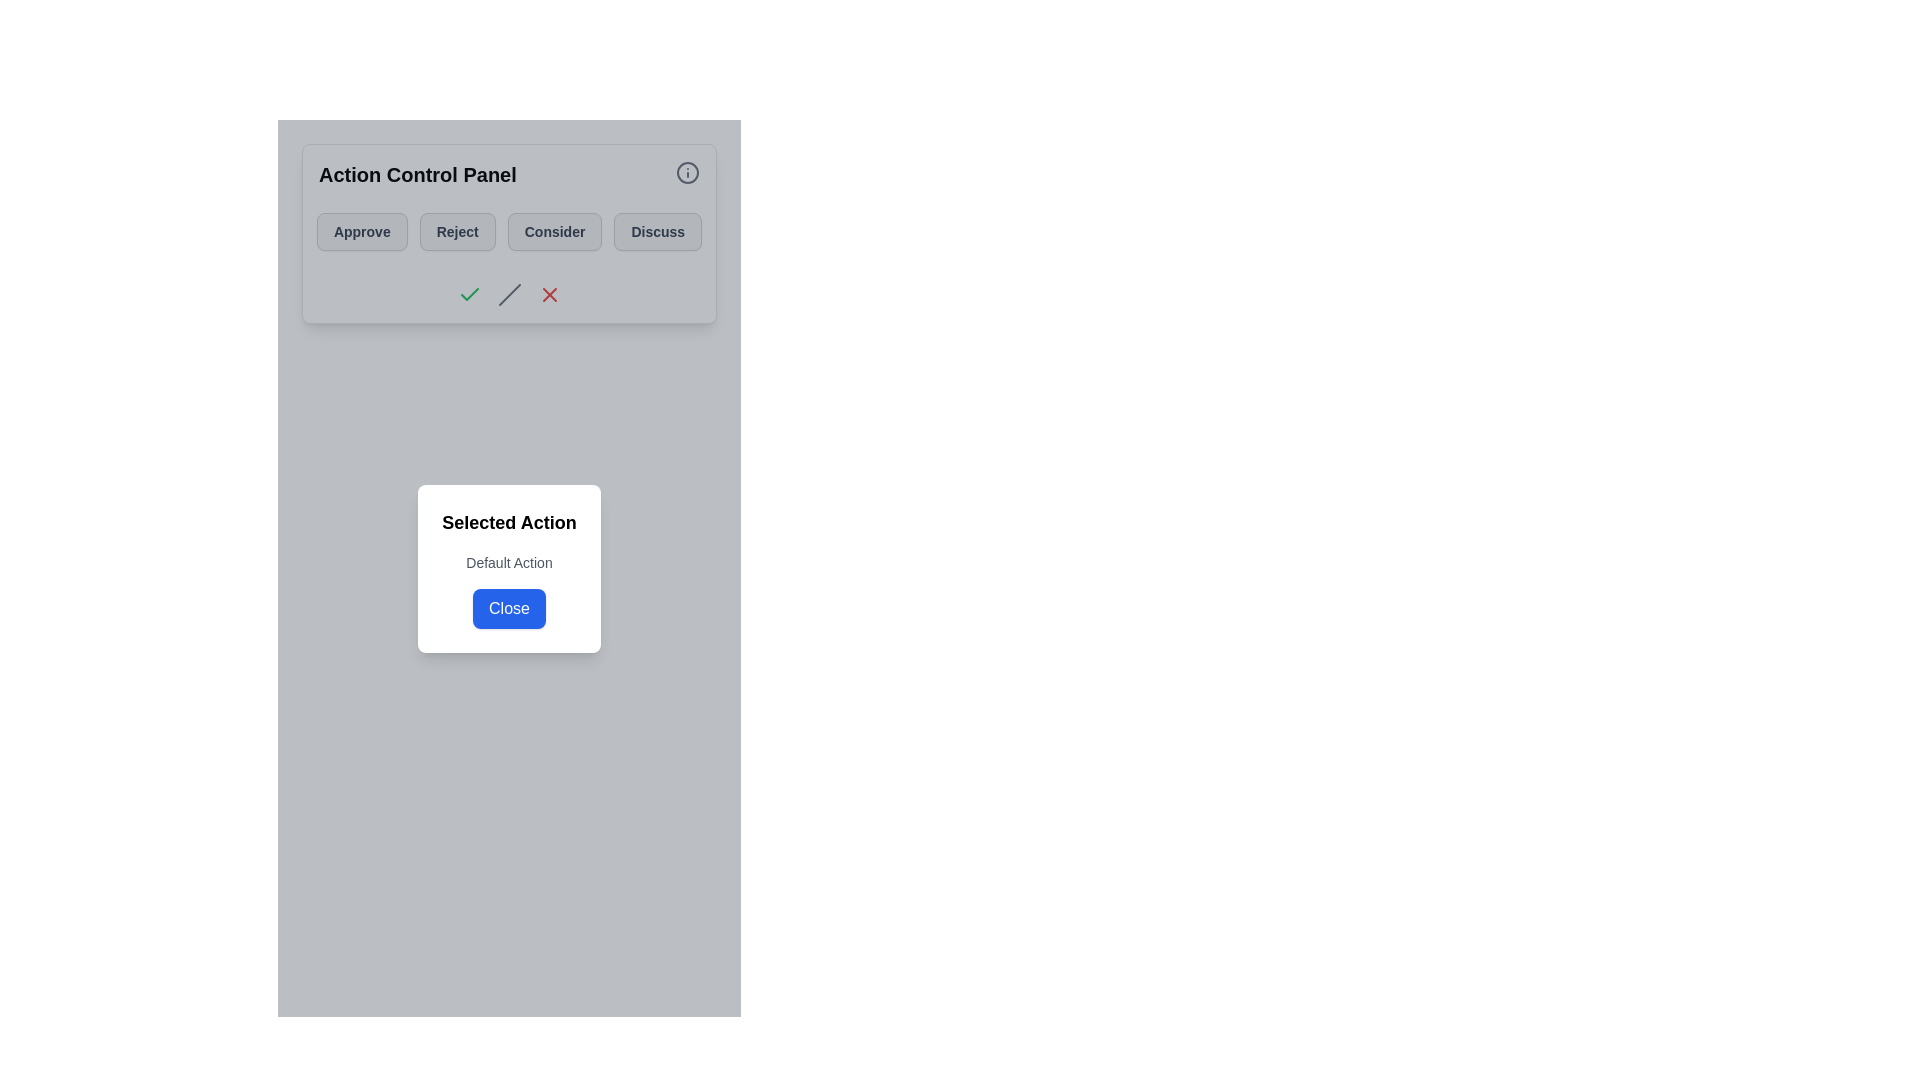  What do you see at coordinates (509, 294) in the screenshot?
I see `the second slashed icon in the group of three icons within the 'Action Control Panel', positioned between a green check icon and a red cross icon` at bounding box center [509, 294].